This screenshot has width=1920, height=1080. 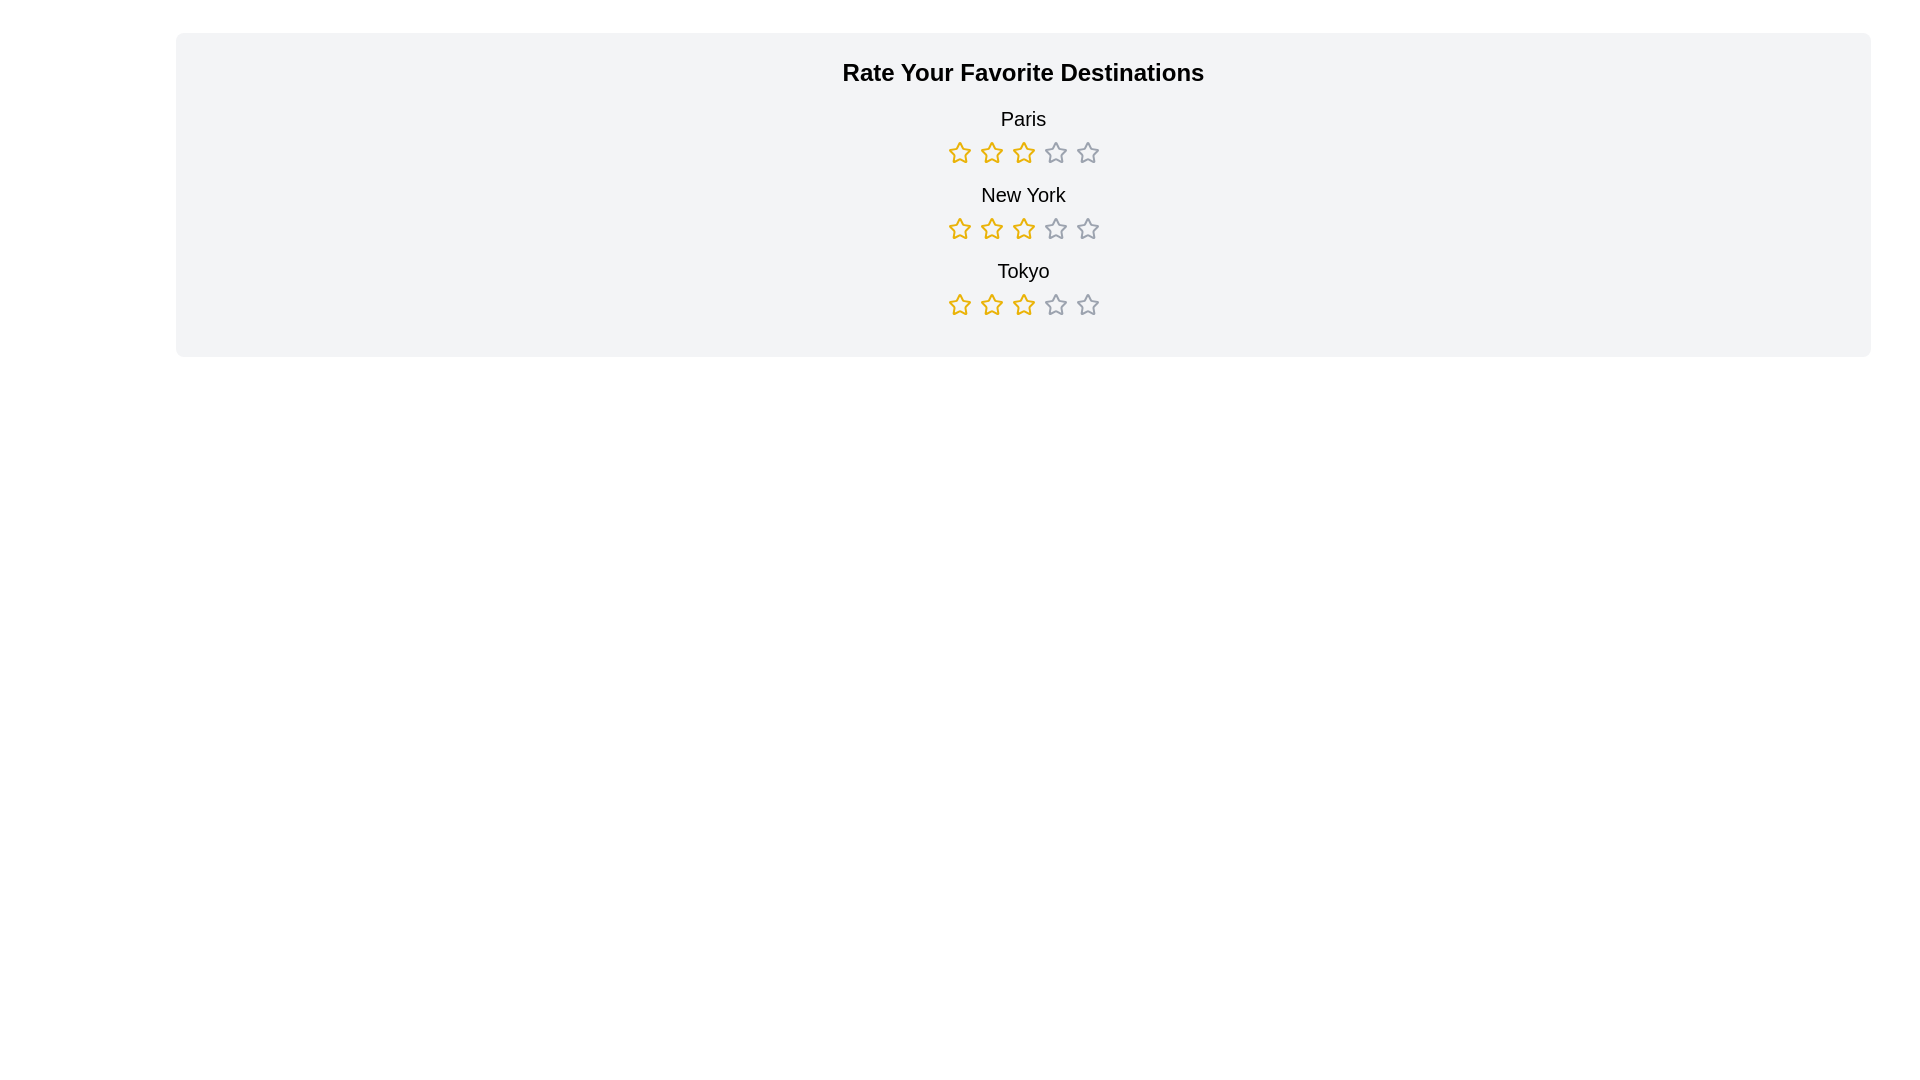 What do you see at coordinates (958, 304) in the screenshot?
I see `the yellow-colored star icon with a hollow outline located in the bottommost row of the rating section for 'Tokyo' to rate it` at bounding box center [958, 304].